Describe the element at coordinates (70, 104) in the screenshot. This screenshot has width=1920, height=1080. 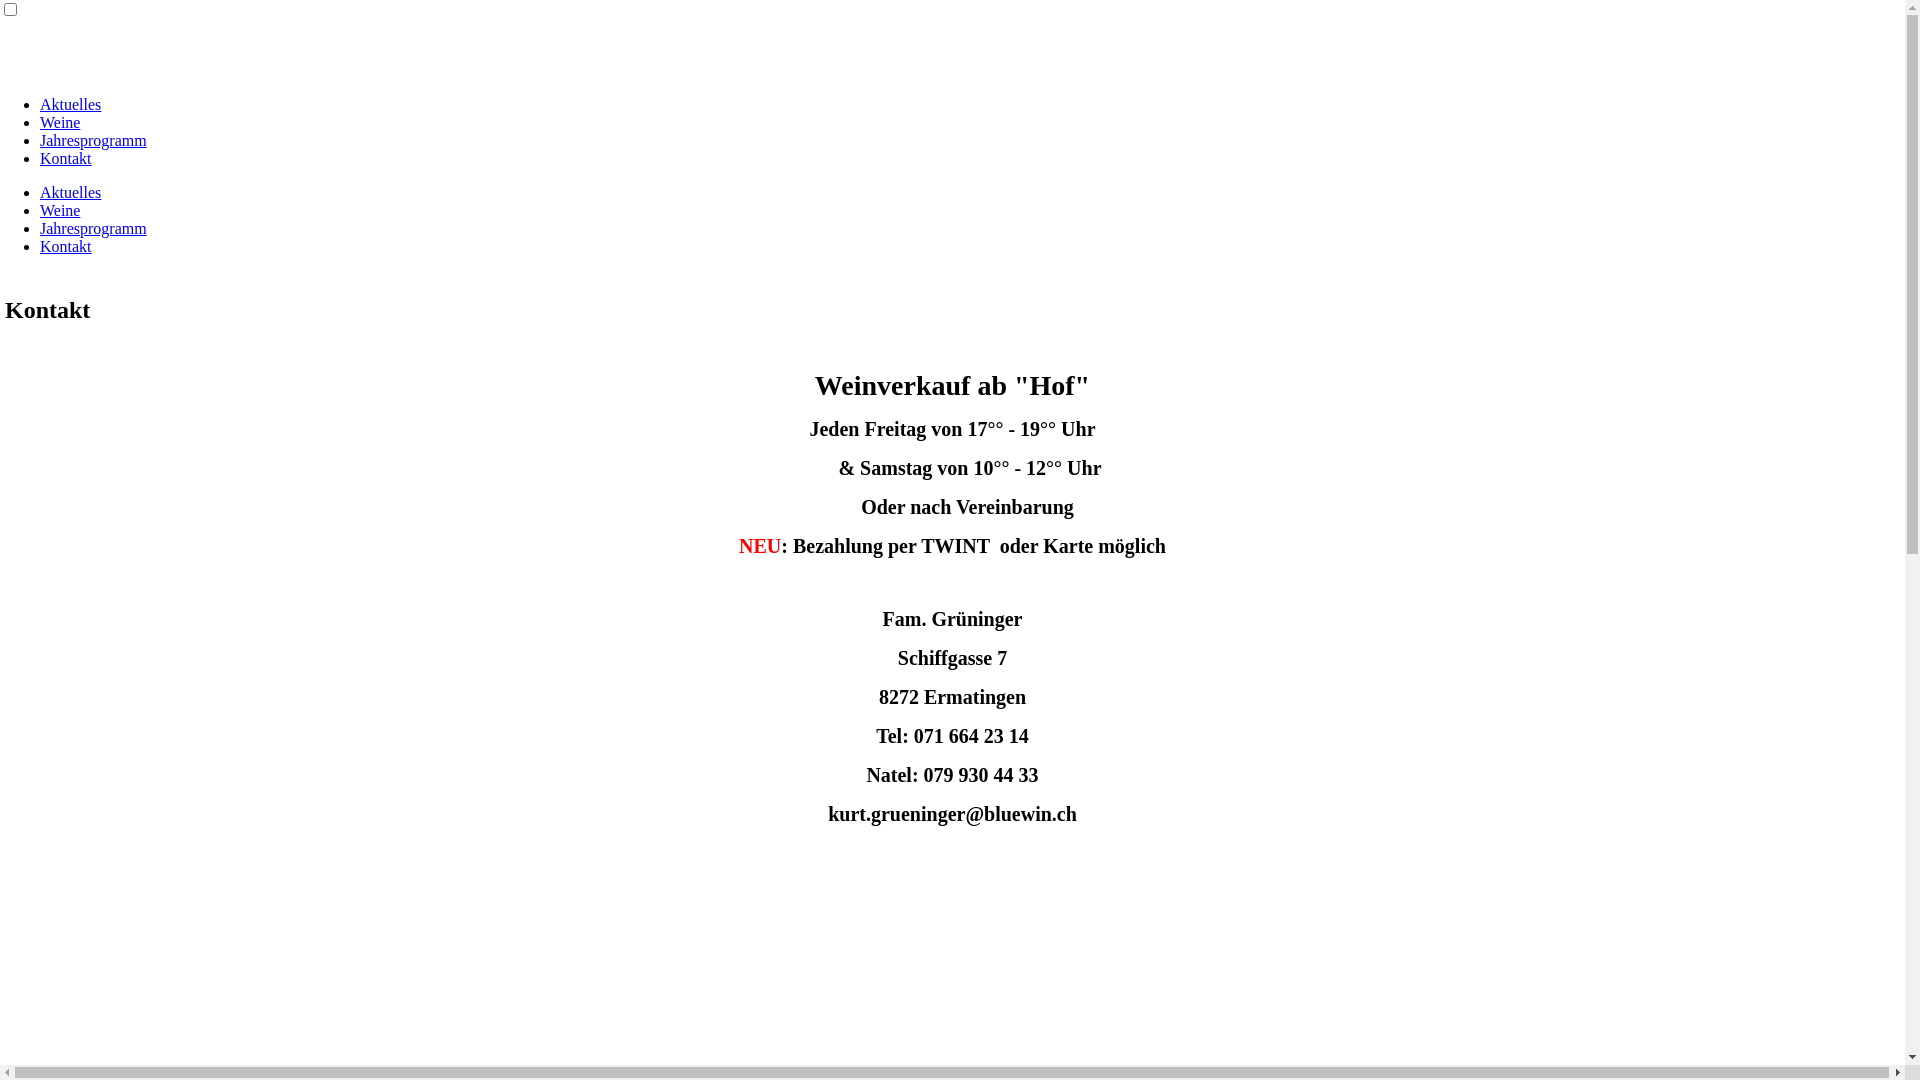
I see `'Aktuelles'` at that location.